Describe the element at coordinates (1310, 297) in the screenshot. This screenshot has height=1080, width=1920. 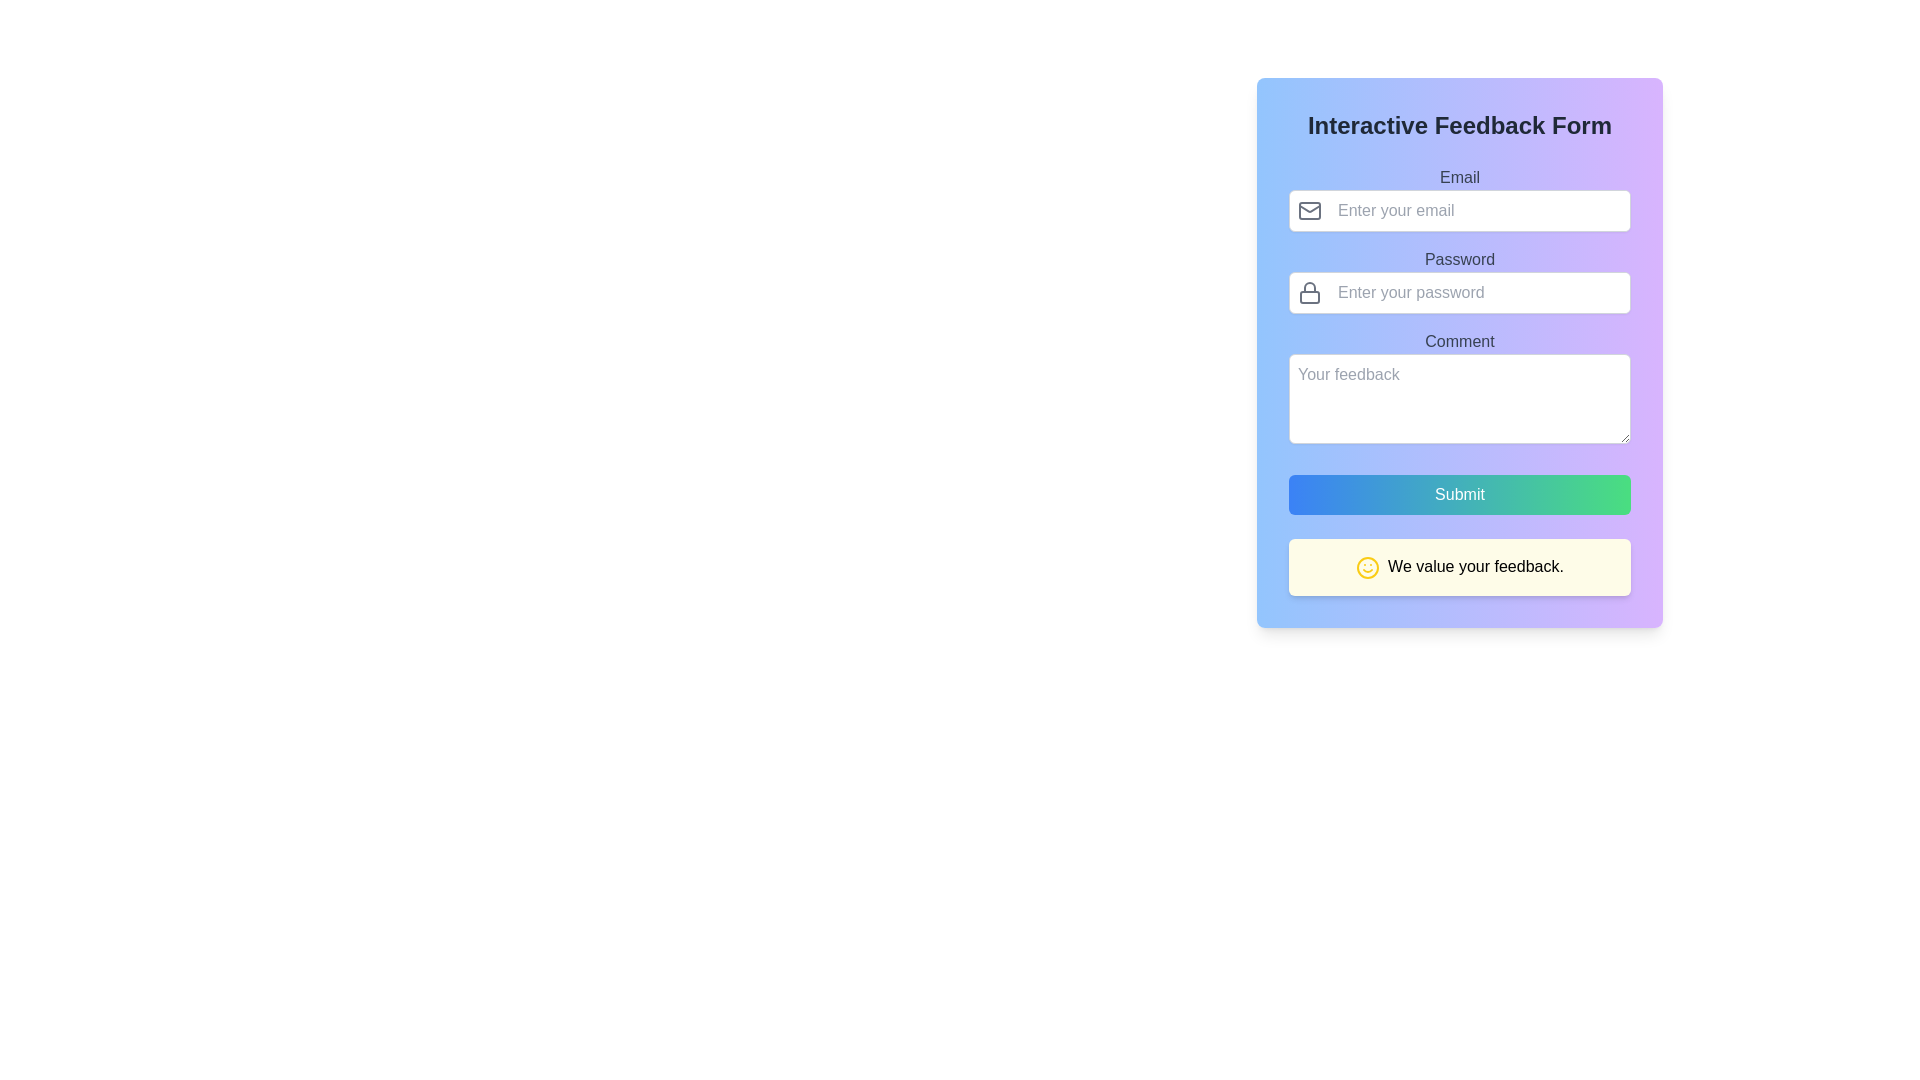
I see `the bottom rectangular part of the lock icon, which is gray and has a smooth, rounded appearance, located to the left of the 'Password' input field in the feedback form` at that location.